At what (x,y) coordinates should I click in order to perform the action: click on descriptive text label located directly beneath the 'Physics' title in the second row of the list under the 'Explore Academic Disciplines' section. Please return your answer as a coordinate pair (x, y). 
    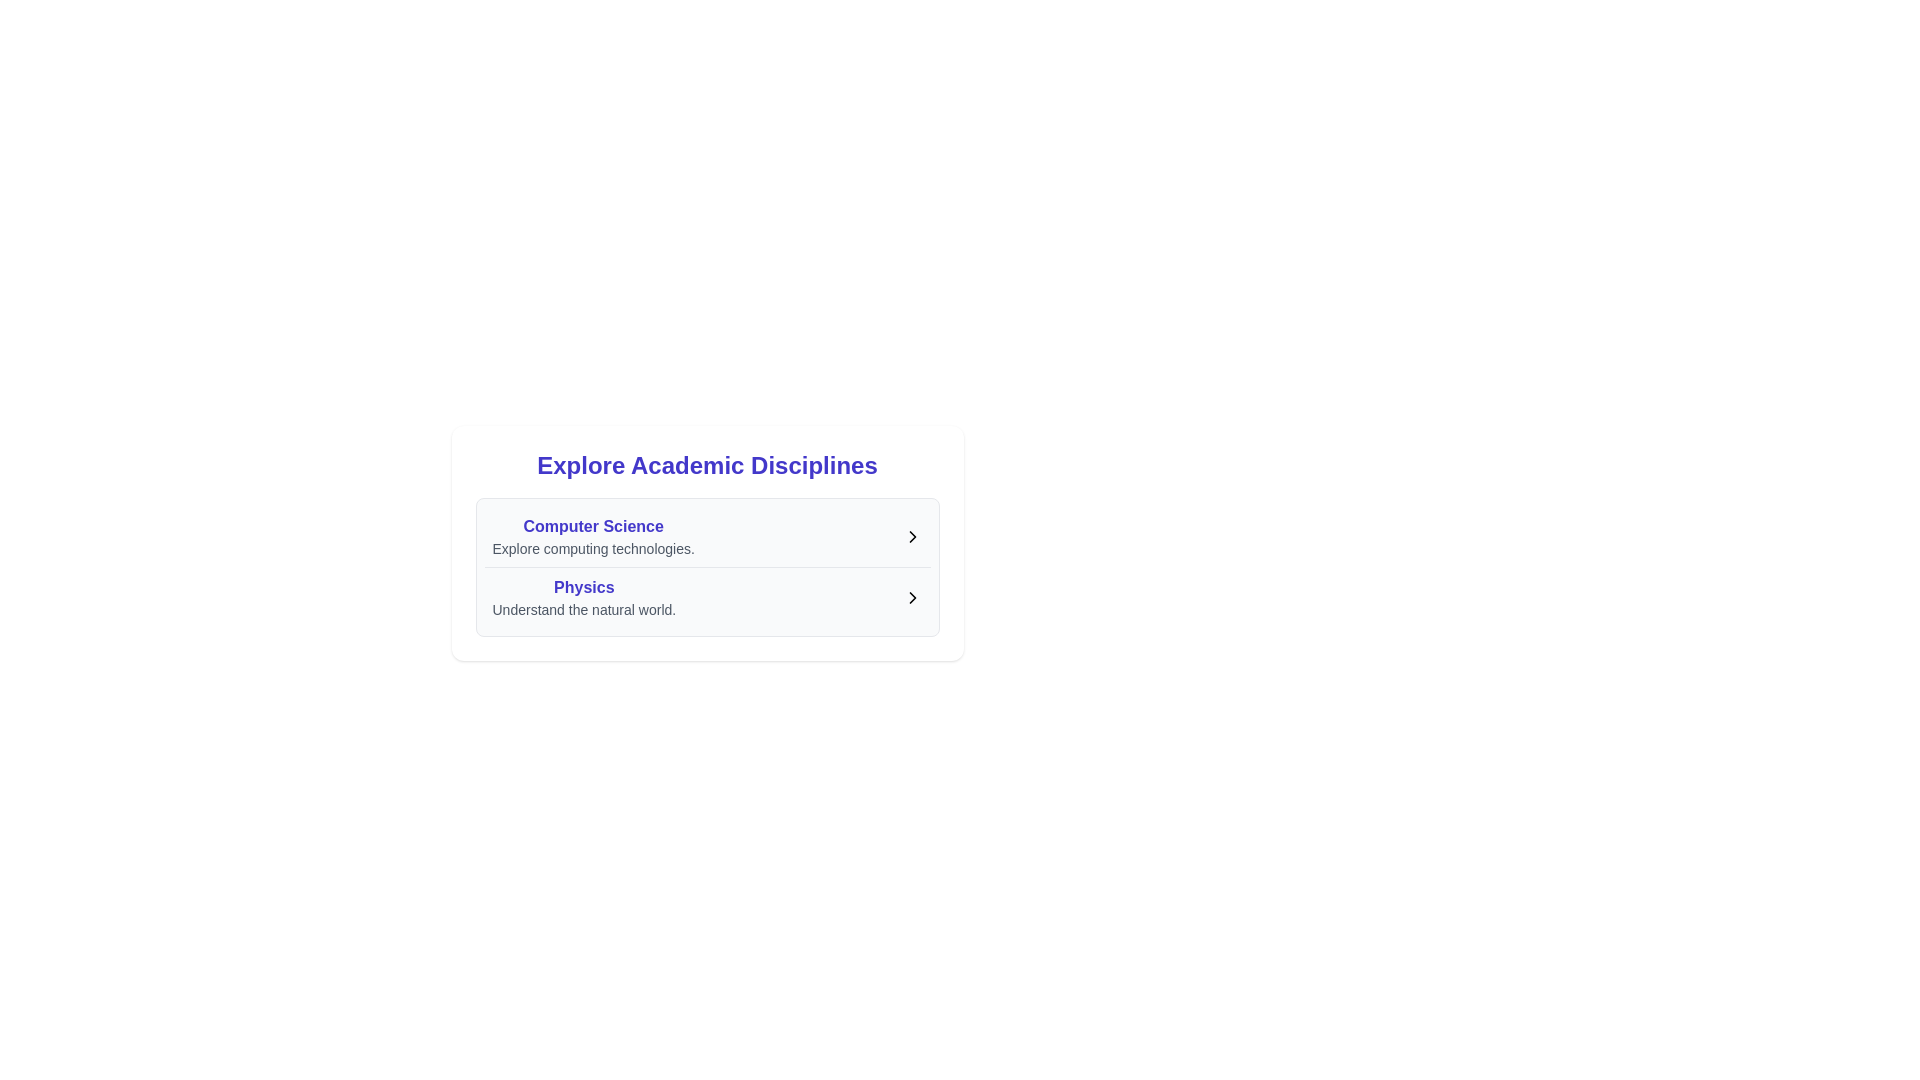
    Looking at the image, I should click on (583, 608).